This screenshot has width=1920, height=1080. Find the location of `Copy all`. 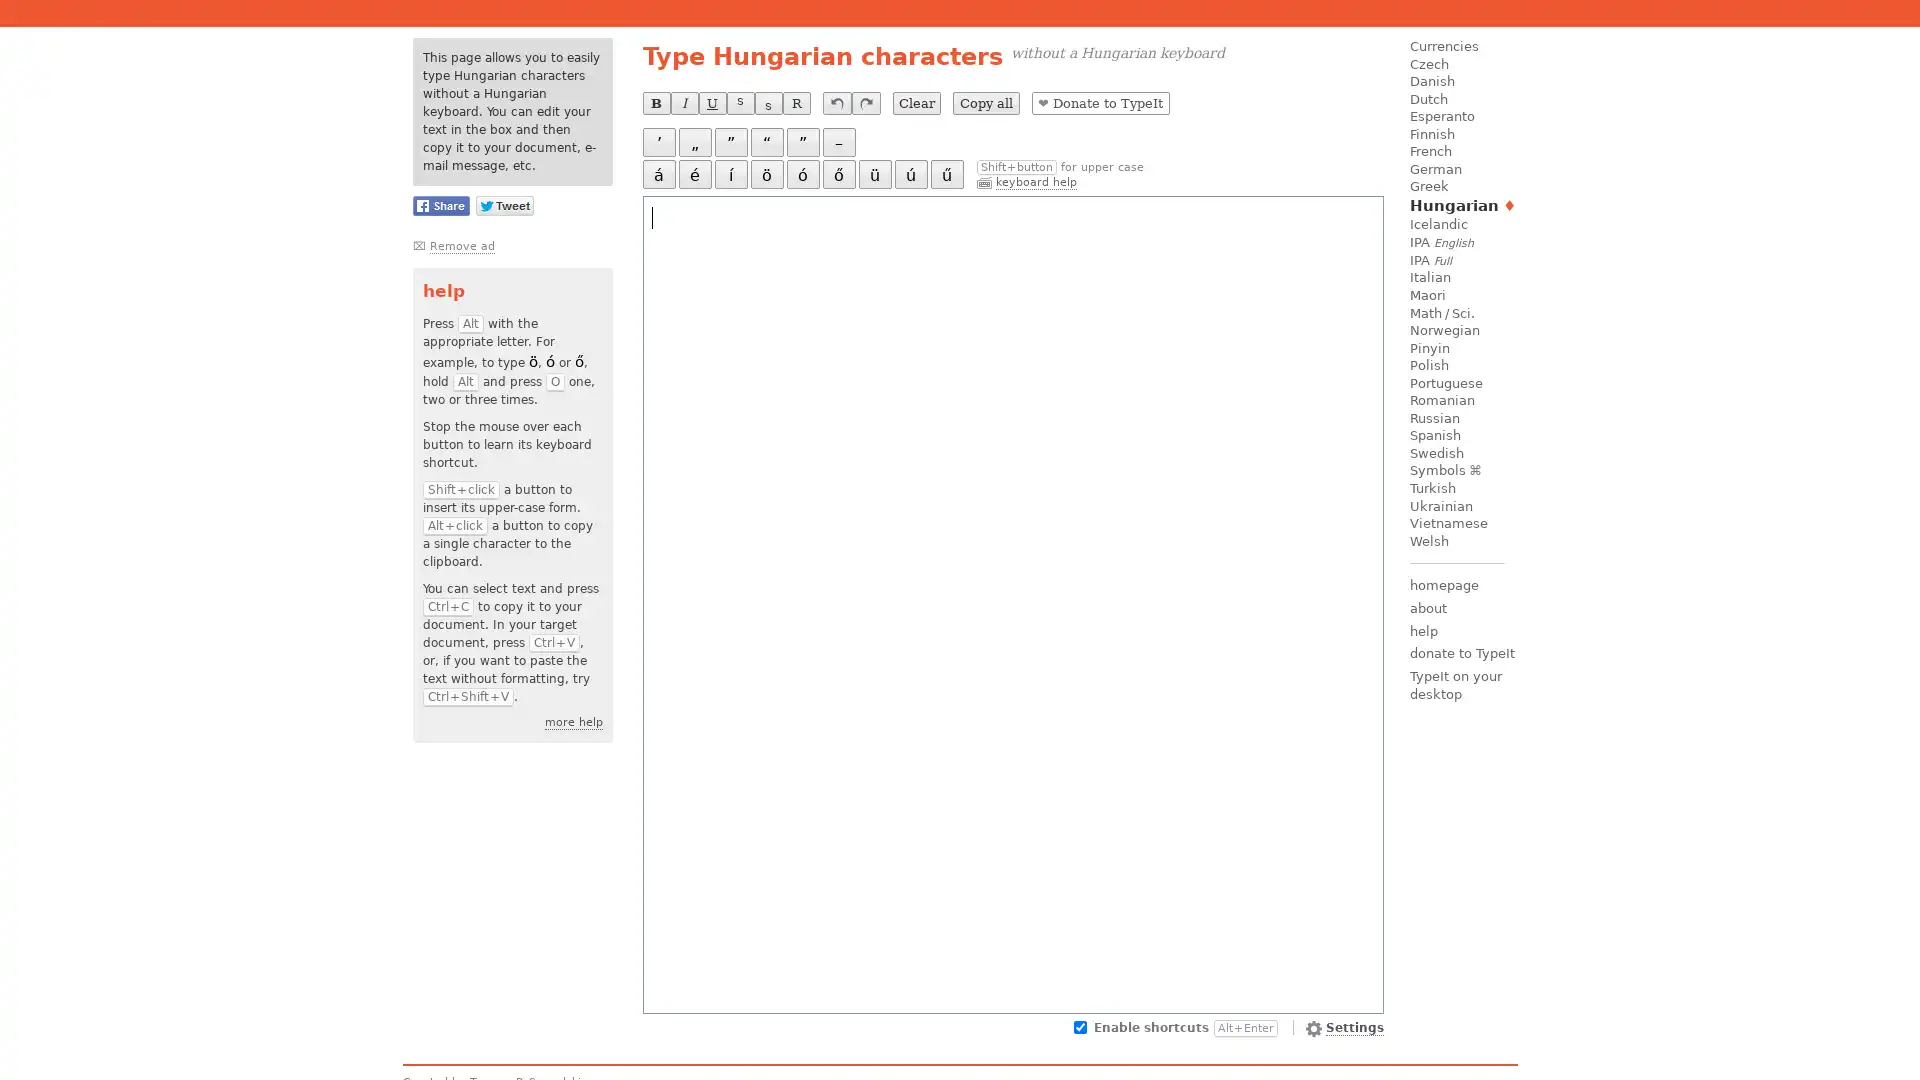

Copy all is located at coordinates (985, 103).